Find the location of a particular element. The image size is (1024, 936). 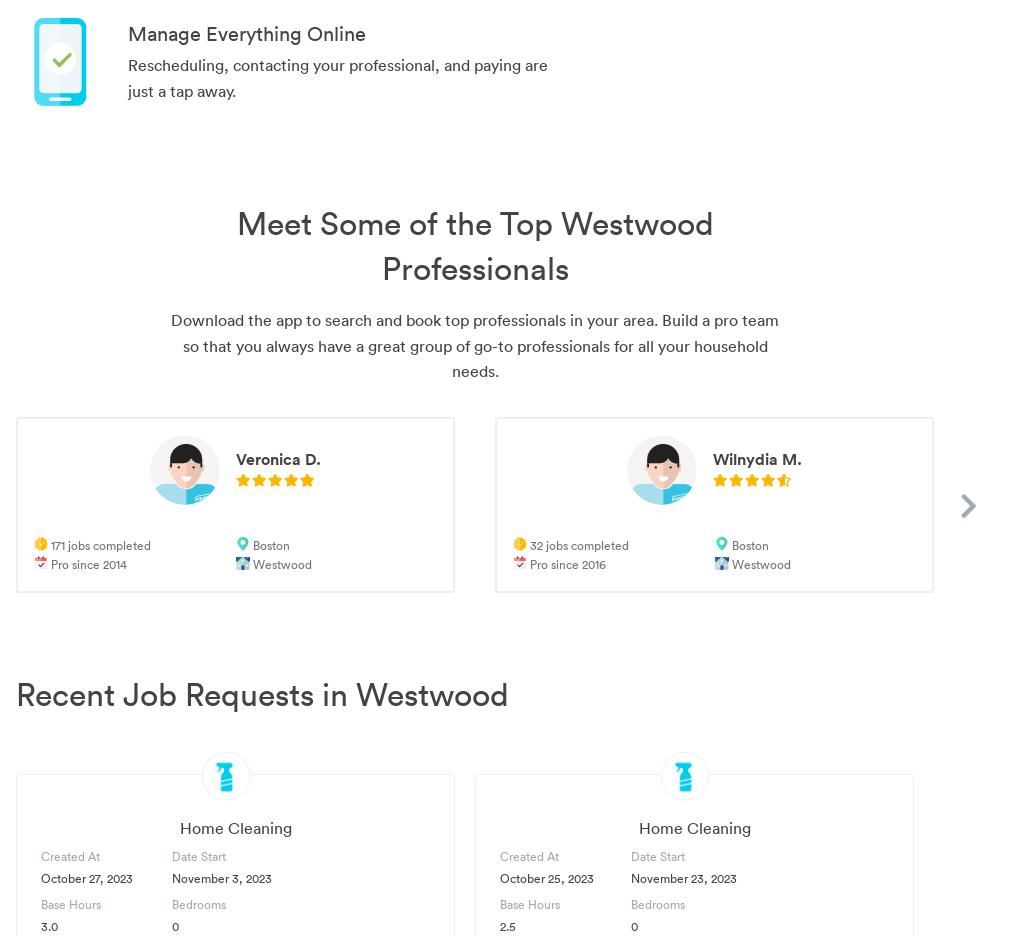

'Recent Job Requests in Westwood' is located at coordinates (262, 693).